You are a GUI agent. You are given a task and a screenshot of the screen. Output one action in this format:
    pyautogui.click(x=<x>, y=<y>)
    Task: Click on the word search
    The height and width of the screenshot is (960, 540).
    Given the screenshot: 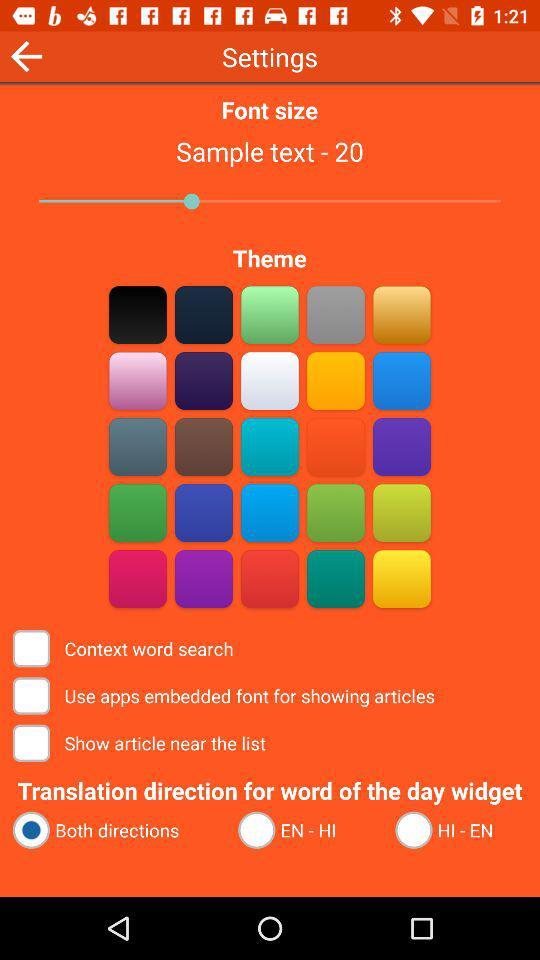 What is the action you would take?
    pyautogui.click(x=401, y=446)
    